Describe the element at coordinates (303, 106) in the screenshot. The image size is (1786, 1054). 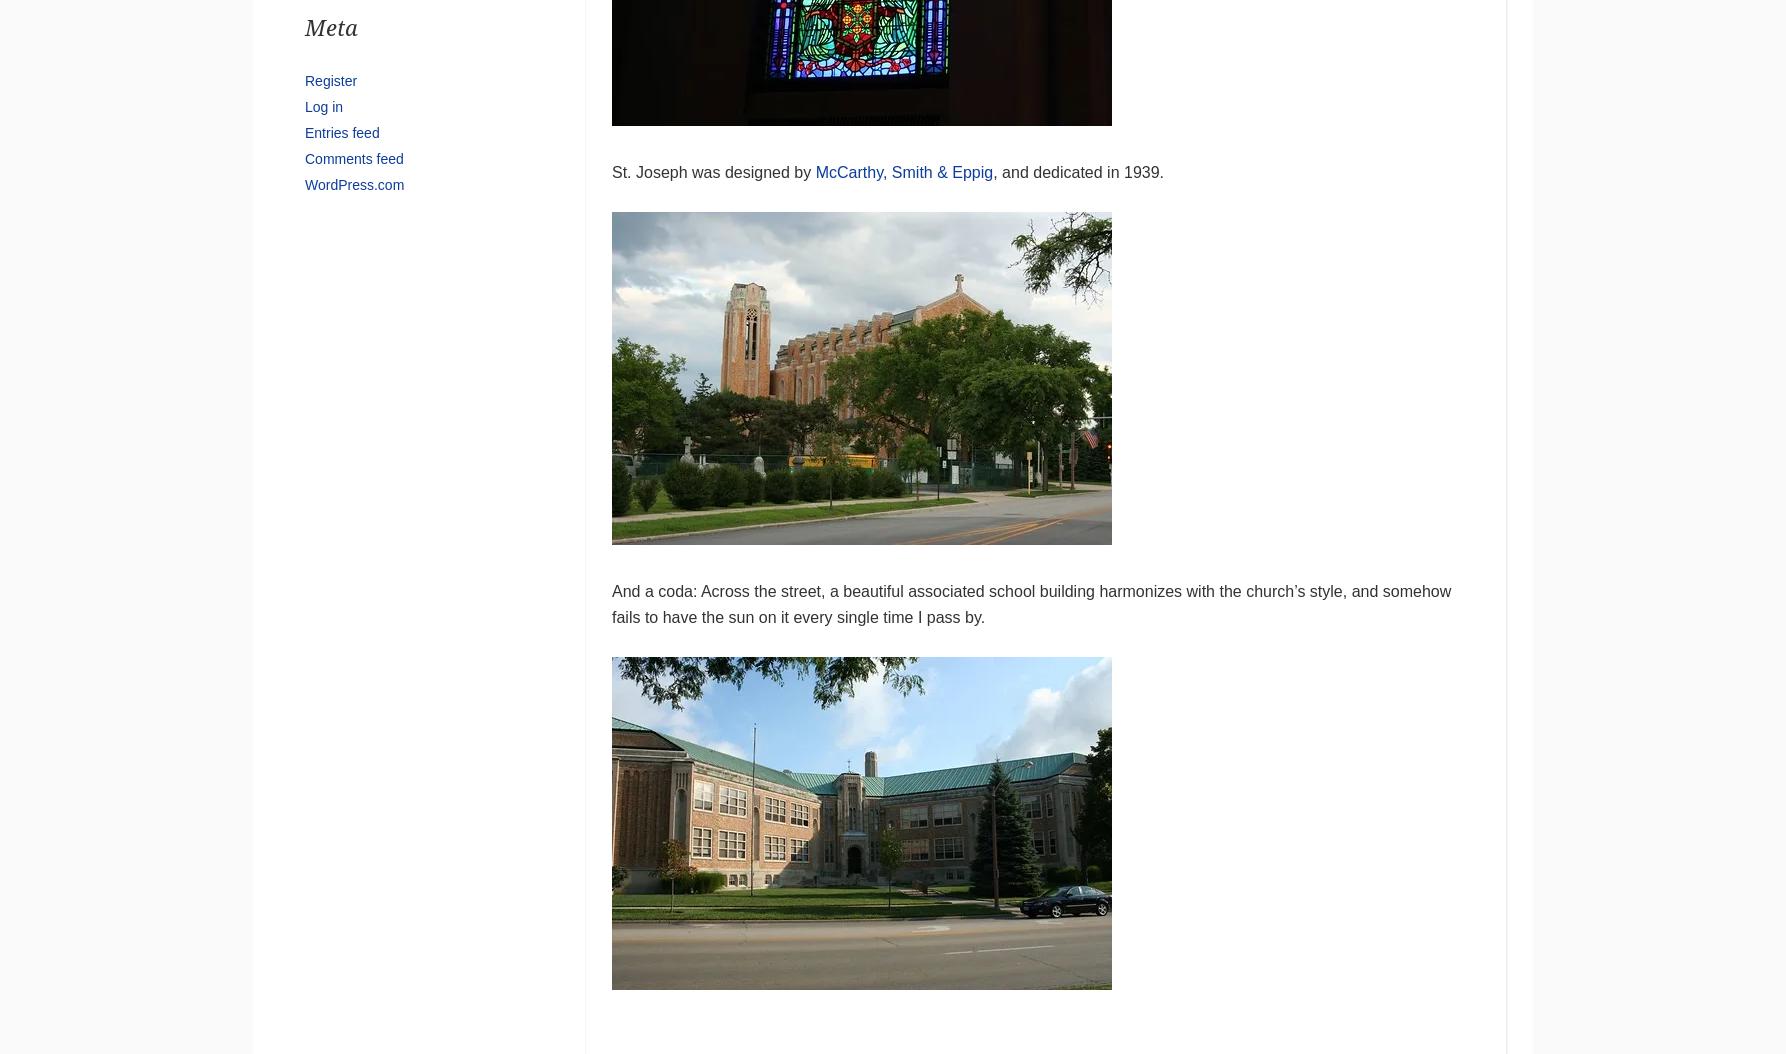
I see `'Log in'` at that location.